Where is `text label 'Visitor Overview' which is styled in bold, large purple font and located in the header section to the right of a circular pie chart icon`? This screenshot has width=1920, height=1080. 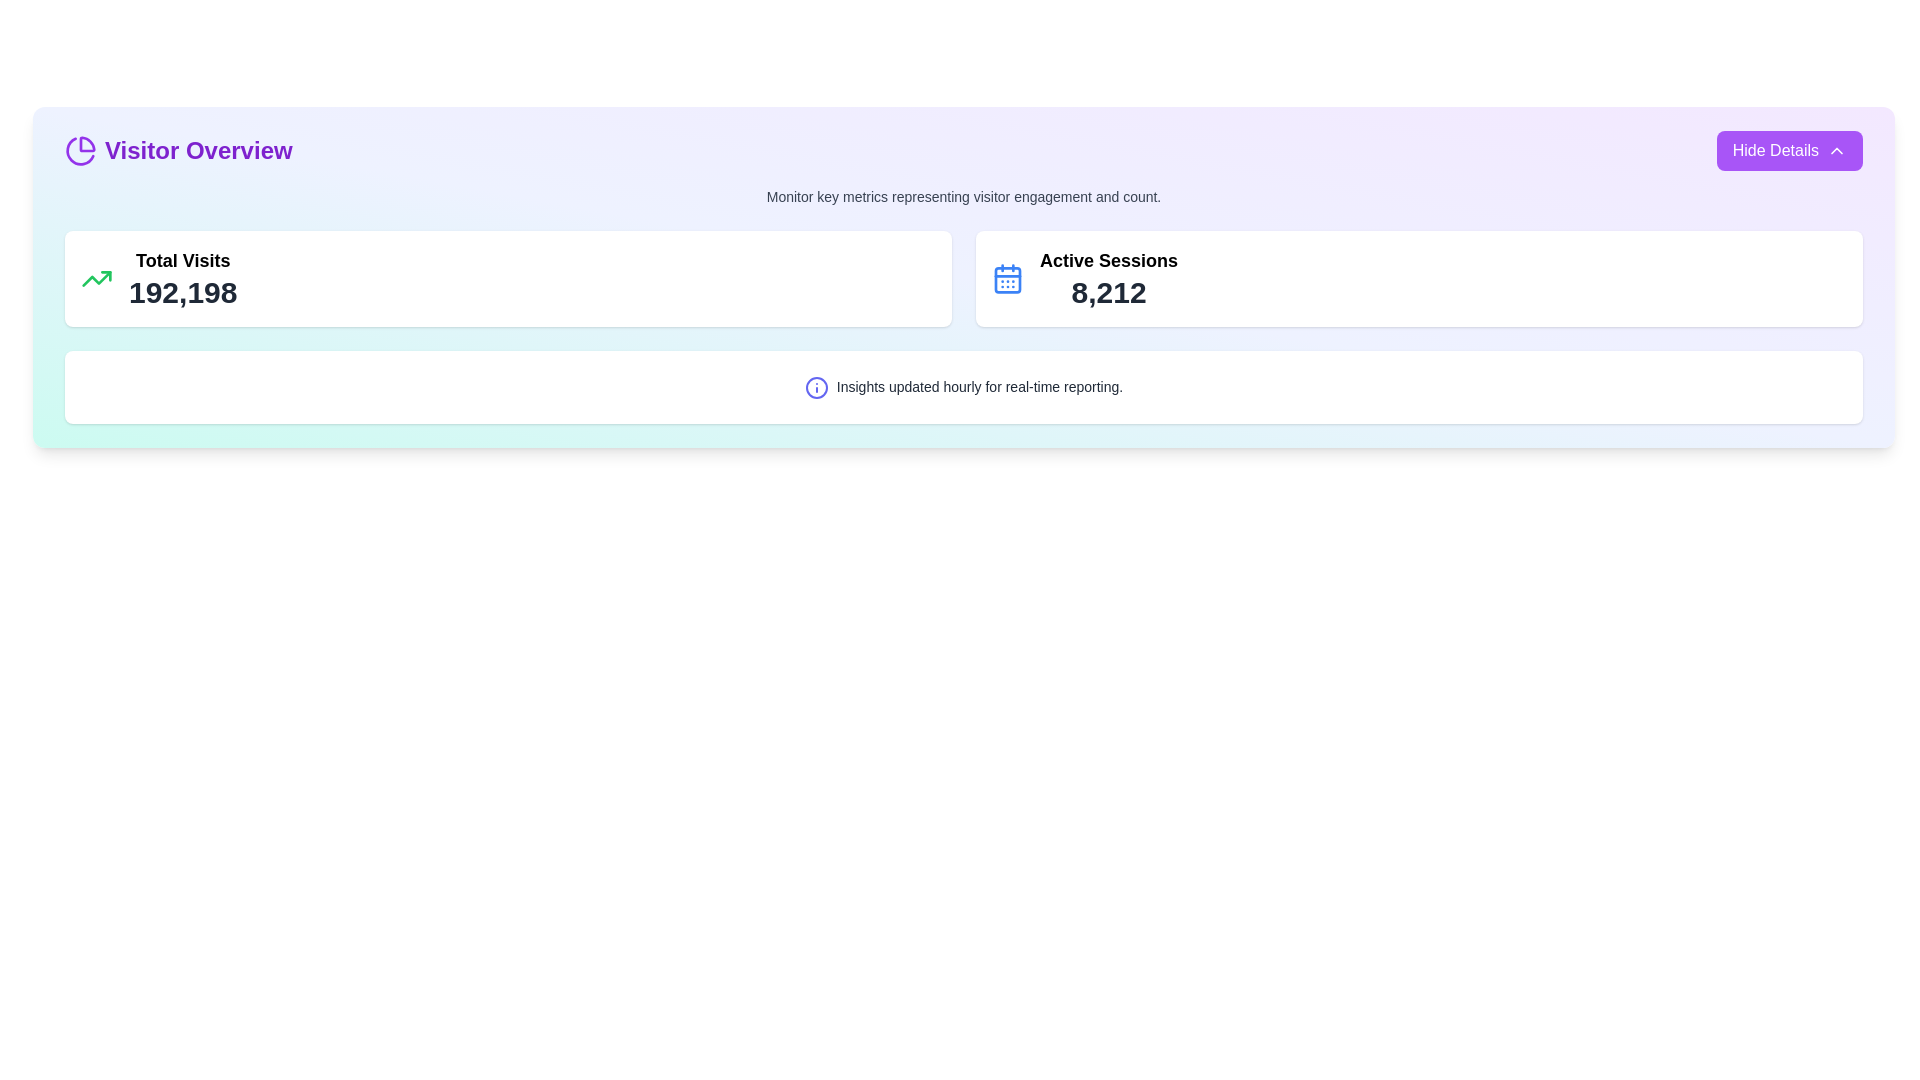 text label 'Visitor Overview' which is styled in bold, large purple font and located in the header section to the right of a circular pie chart icon is located at coordinates (198, 149).